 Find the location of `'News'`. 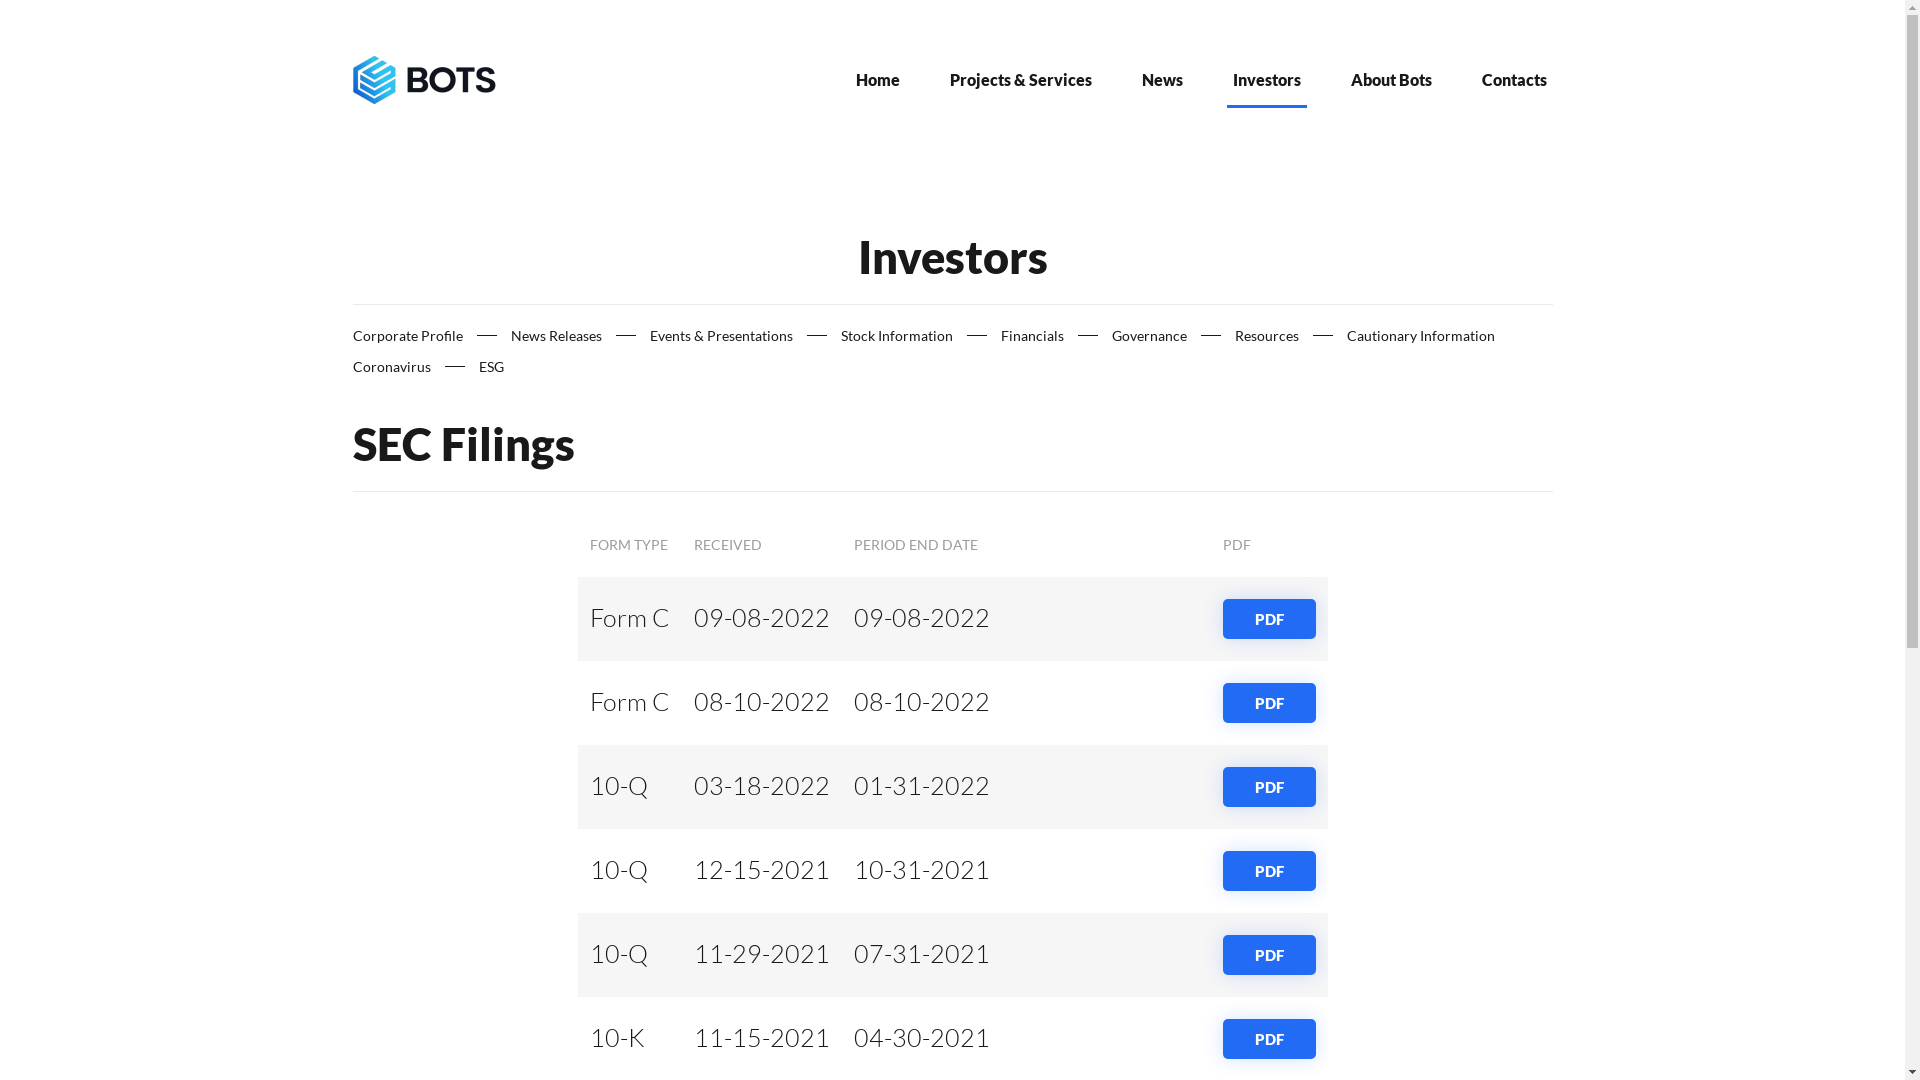

'News' is located at coordinates (1136, 79).